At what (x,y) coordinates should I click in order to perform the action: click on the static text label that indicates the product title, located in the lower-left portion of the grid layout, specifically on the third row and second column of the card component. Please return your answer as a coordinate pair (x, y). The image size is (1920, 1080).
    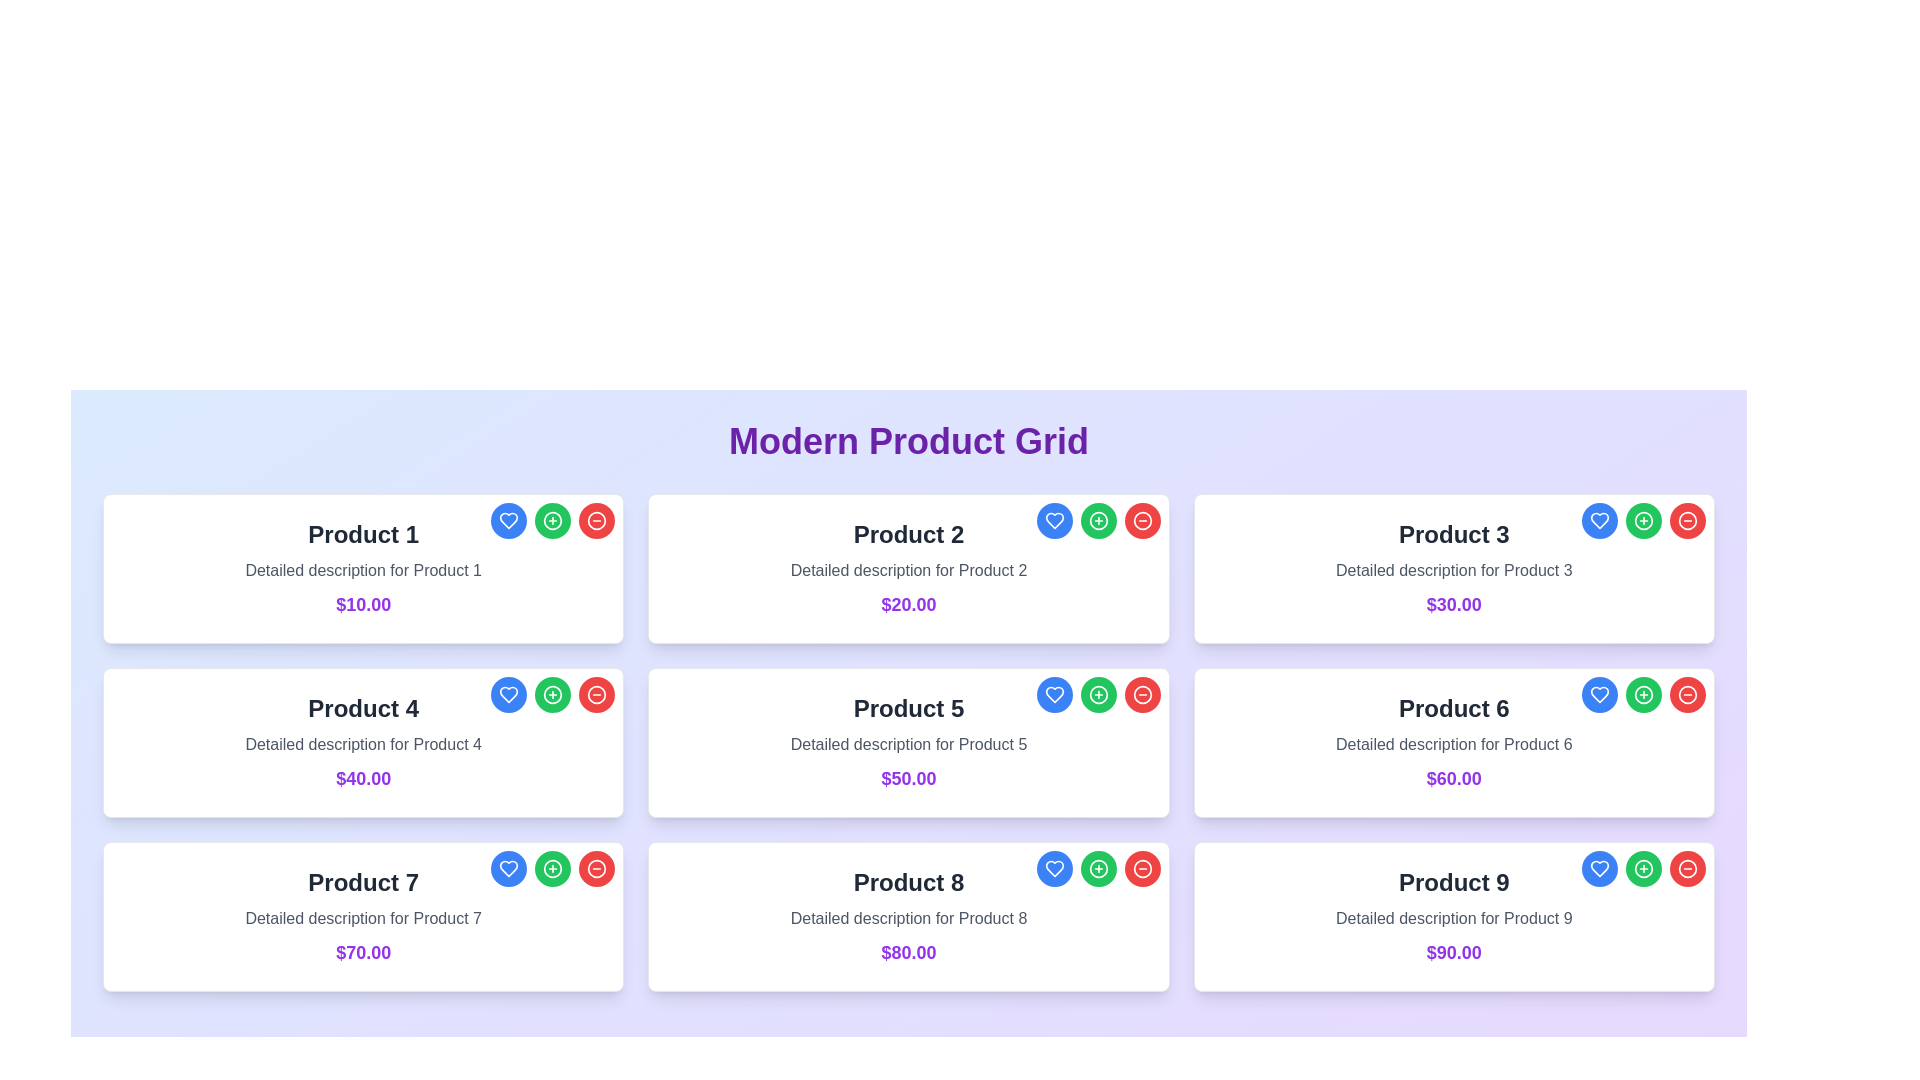
    Looking at the image, I should click on (907, 882).